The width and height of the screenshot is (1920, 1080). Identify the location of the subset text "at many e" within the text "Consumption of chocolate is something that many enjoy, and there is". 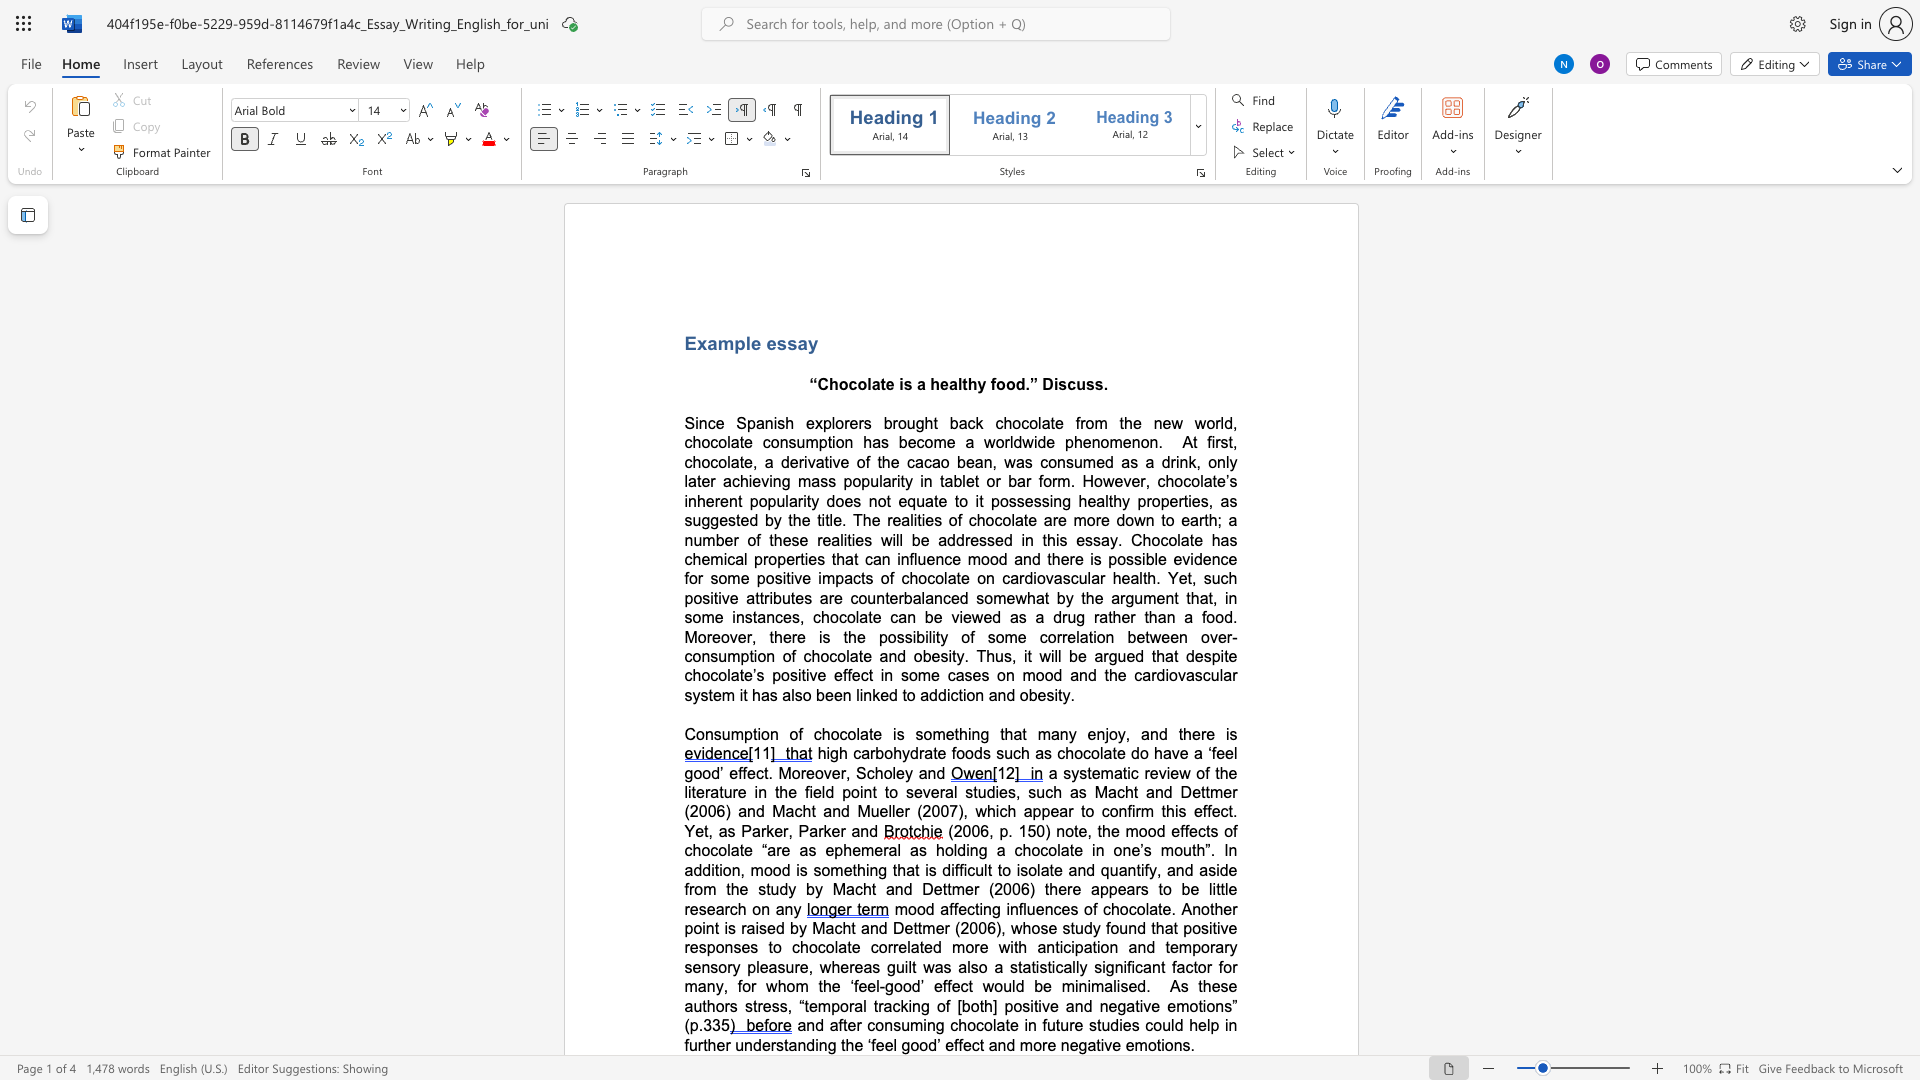
(1013, 734).